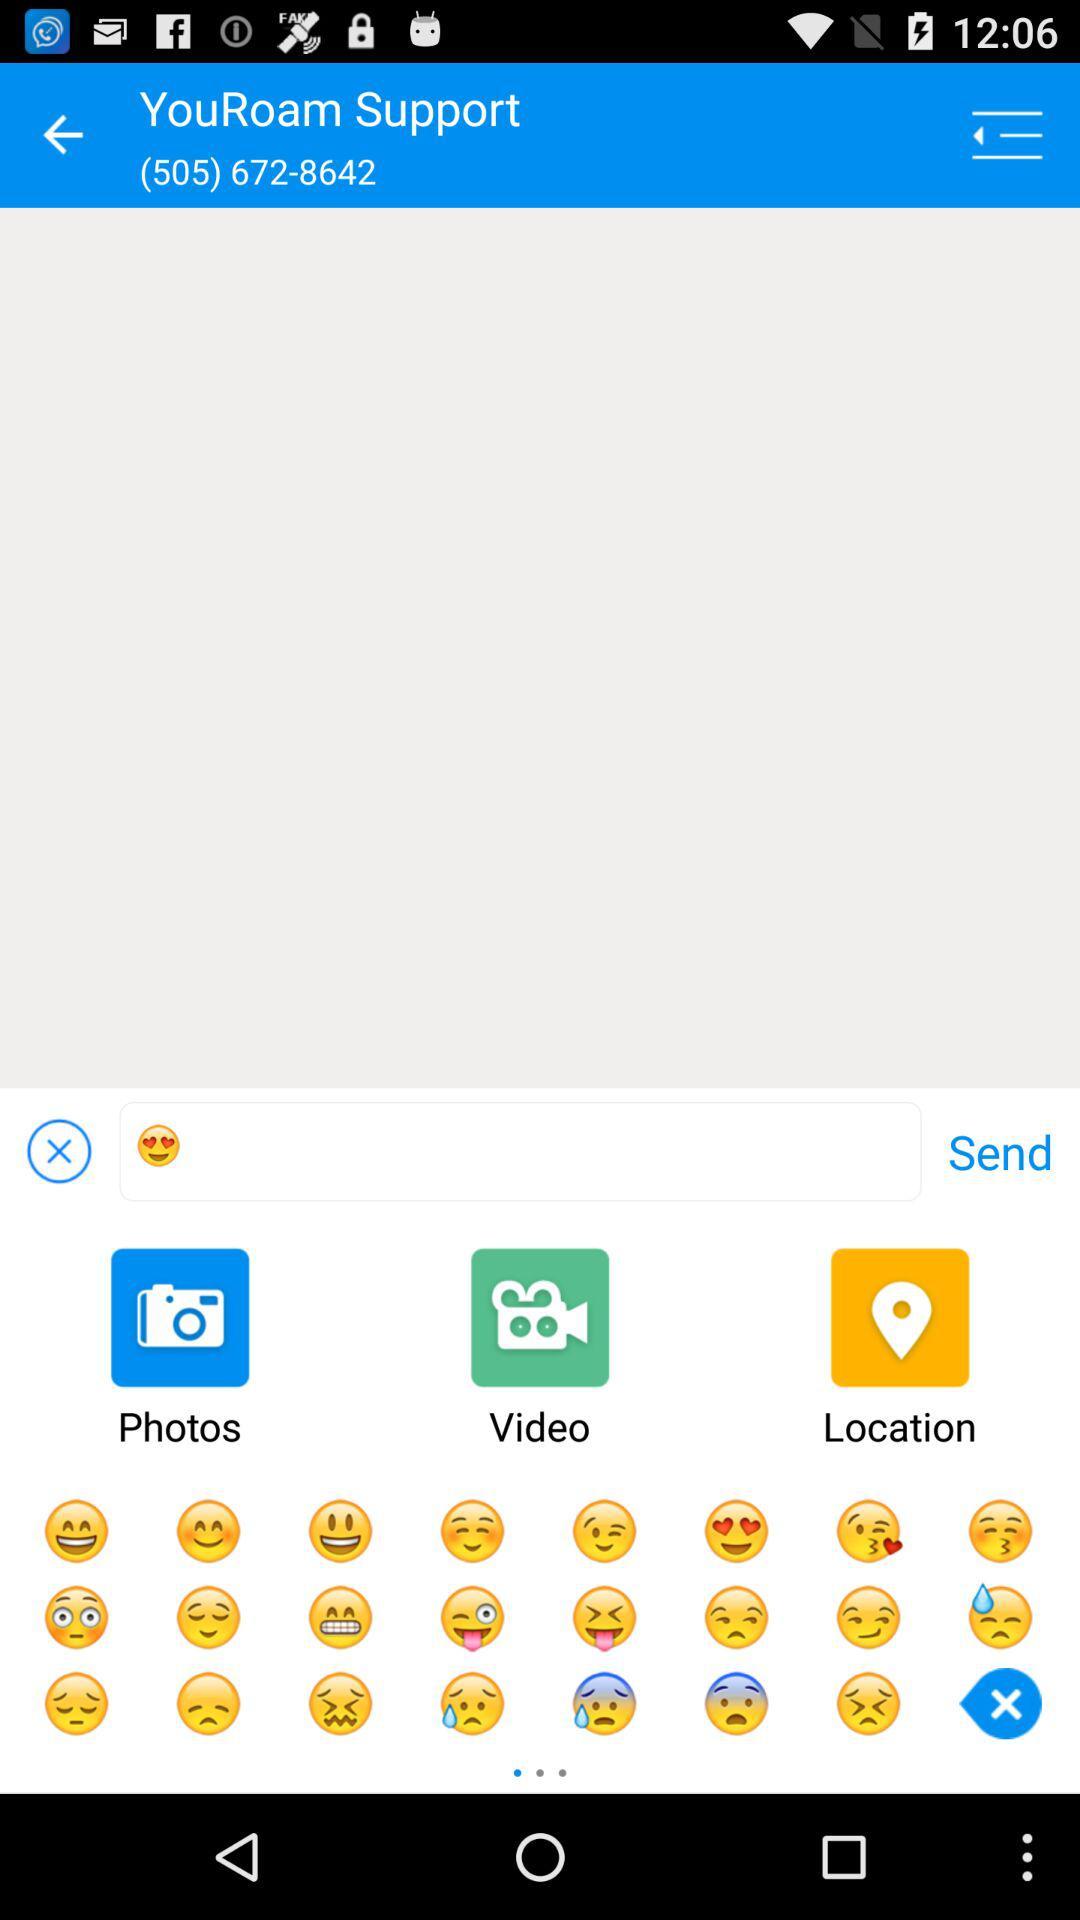  What do you see at coordinates (519, 1151) in the screenshot?
I see `e106 icon` at bounding box center [519, 1151].